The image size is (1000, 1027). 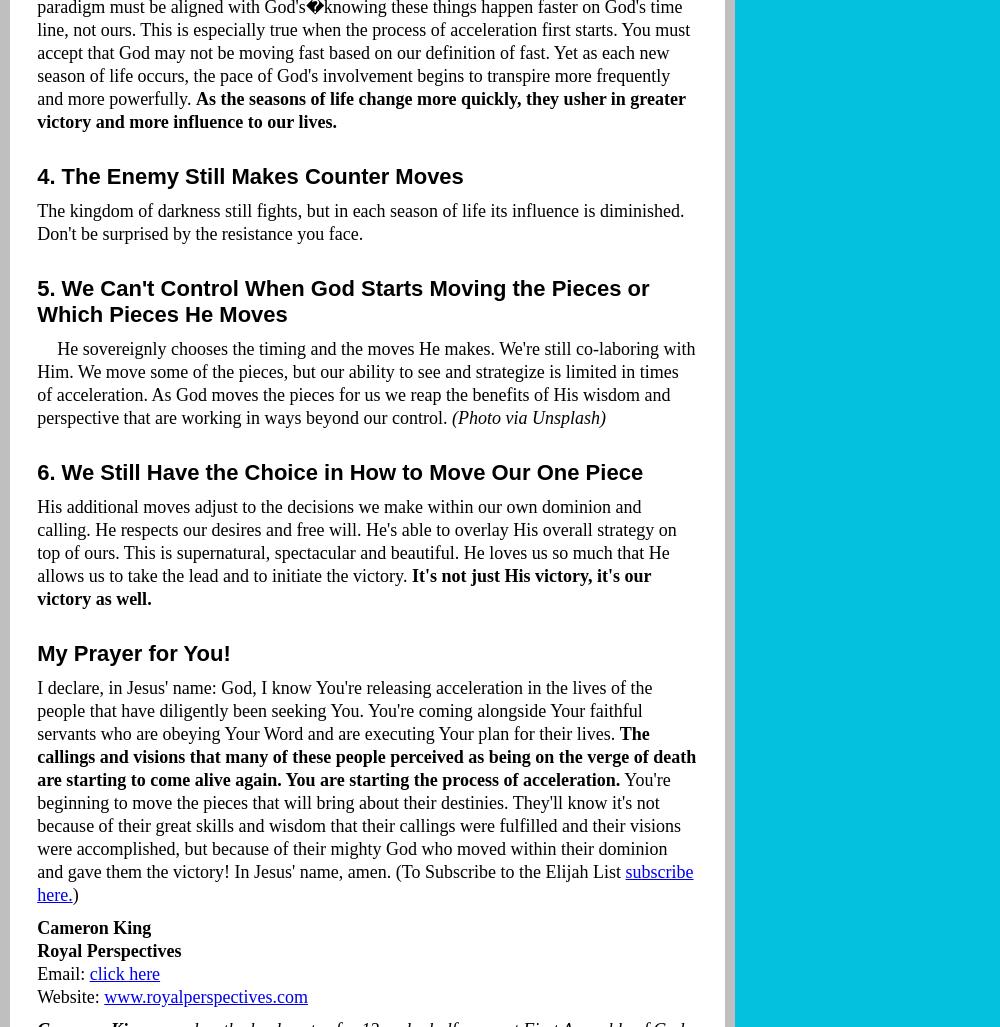 I want to click on 'Cameron King', so click(x=37, y=927).